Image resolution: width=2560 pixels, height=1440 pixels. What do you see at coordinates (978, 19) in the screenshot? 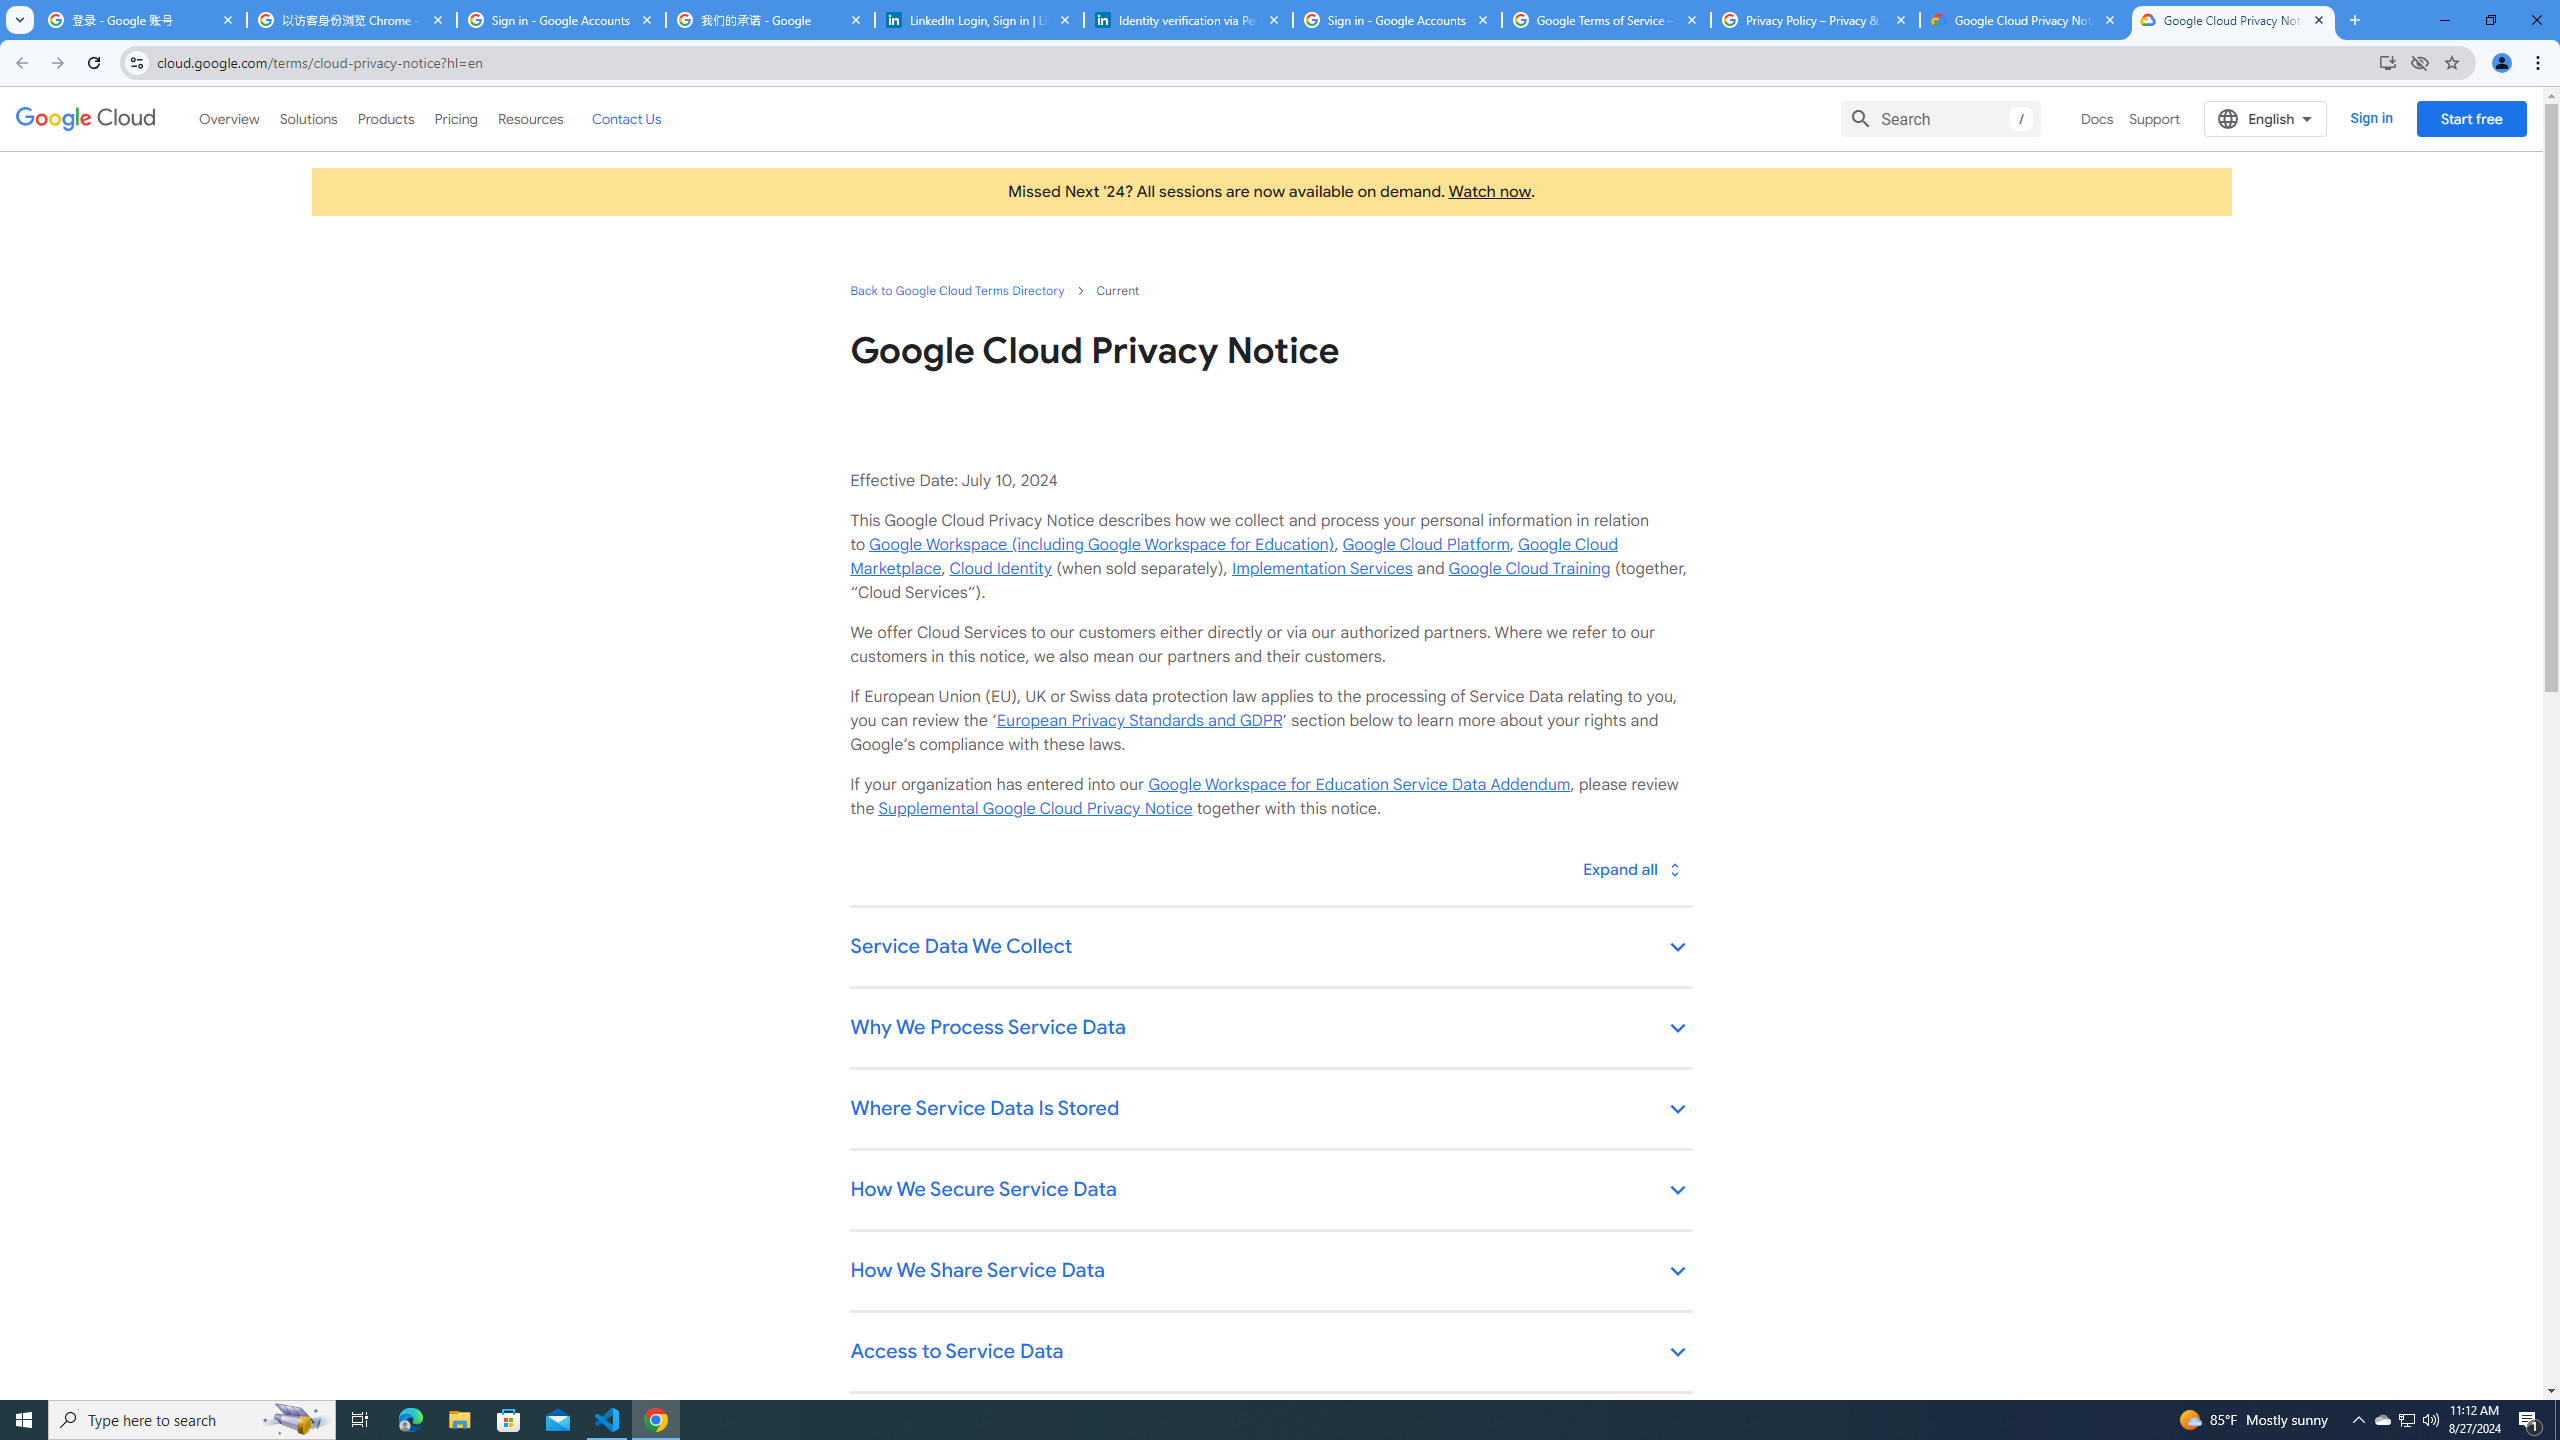
I see `'LinkedIn Login, Sign in | LinkedIn'` at bounding box center [978, 19].